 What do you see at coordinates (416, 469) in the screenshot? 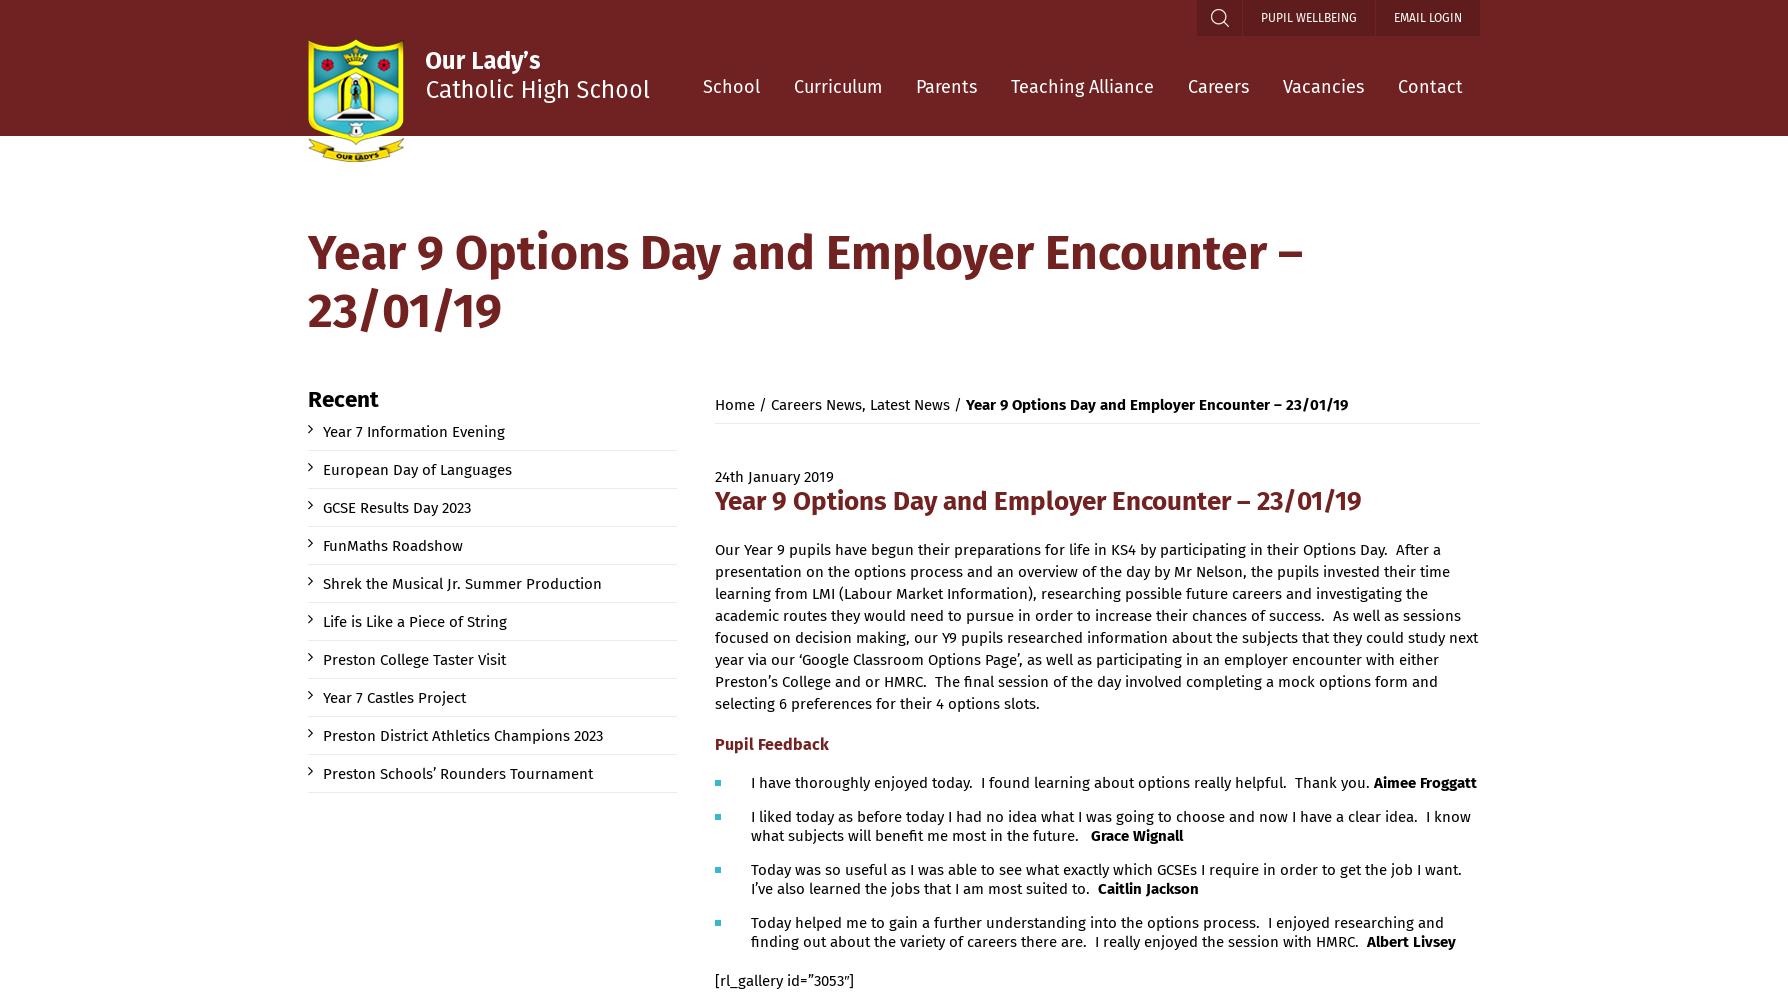
I see `'European Day of Languages'` at bounding box center [416, 469].